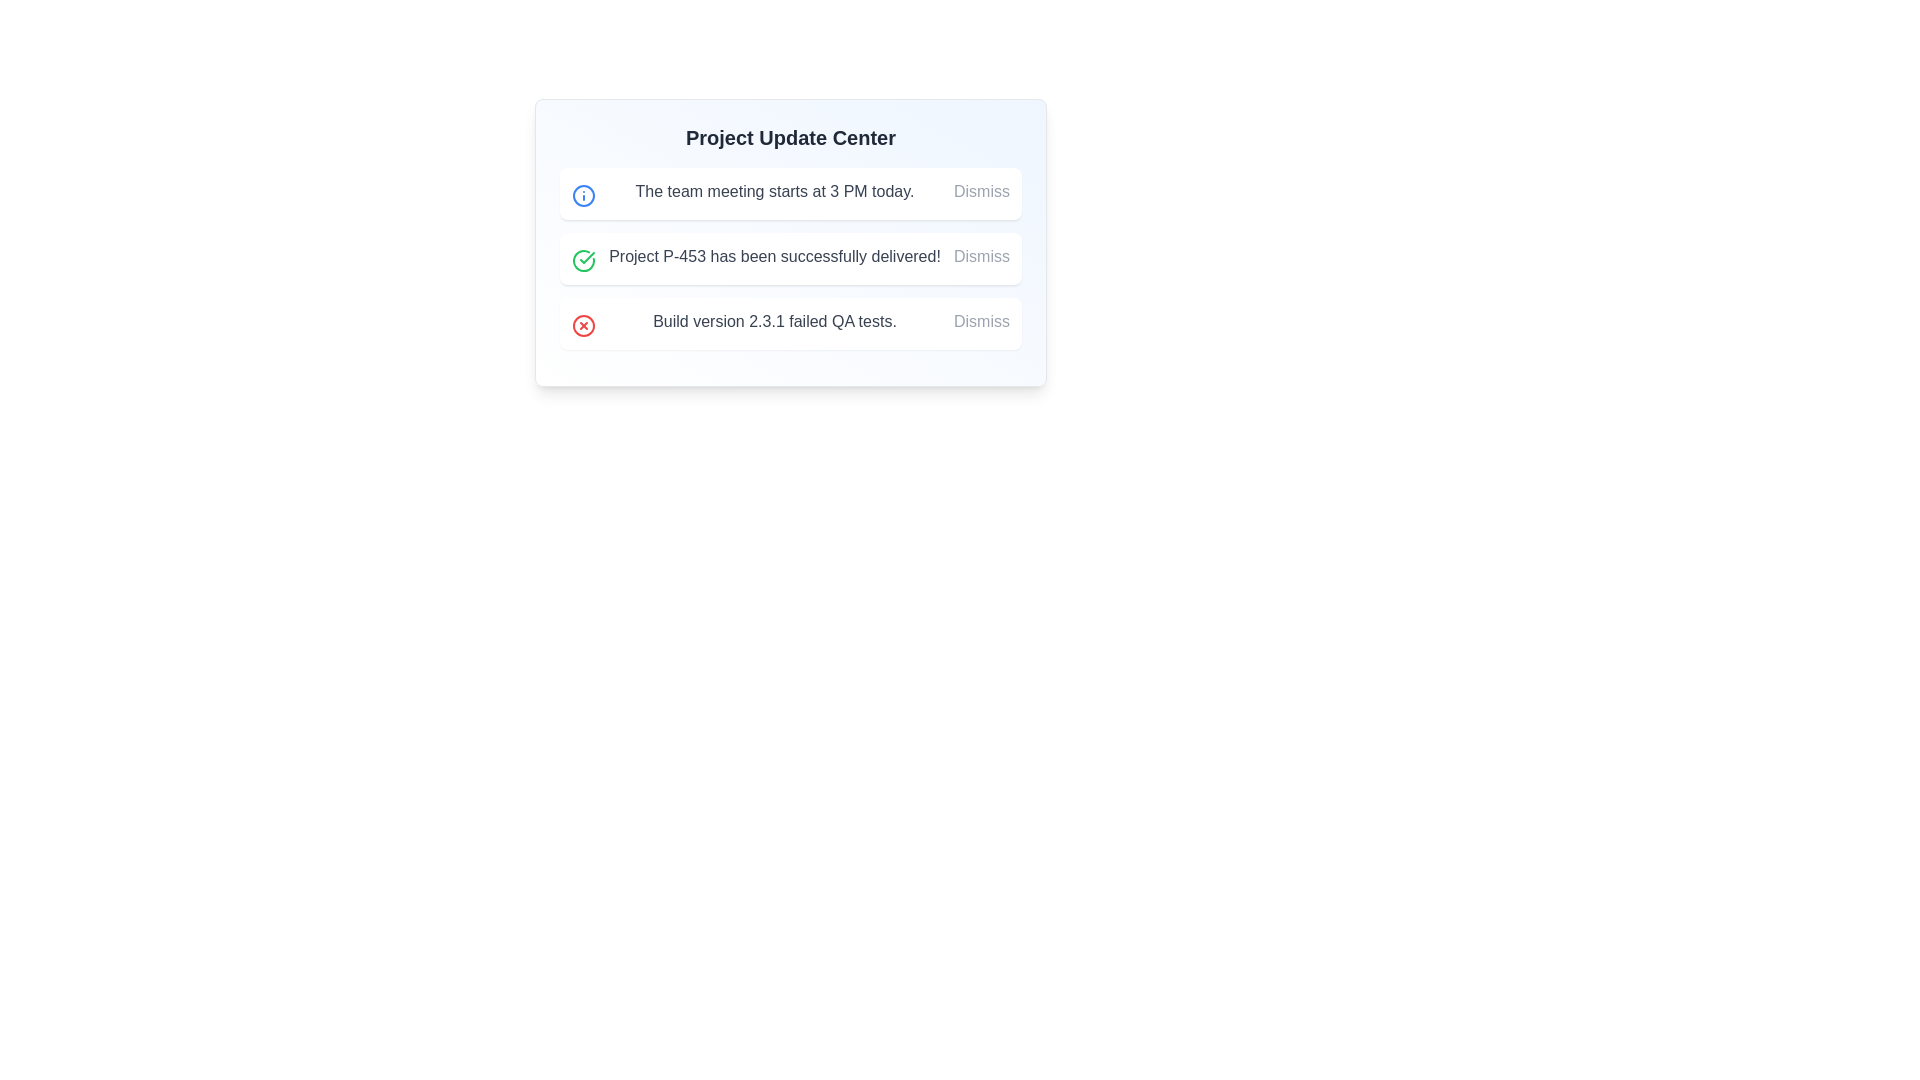  I want to click on the circular success icon with a green border and a checkmark in the center, located to the left of the notification text 'Project P-453 has been successfully delivered!', so click(583, 260).